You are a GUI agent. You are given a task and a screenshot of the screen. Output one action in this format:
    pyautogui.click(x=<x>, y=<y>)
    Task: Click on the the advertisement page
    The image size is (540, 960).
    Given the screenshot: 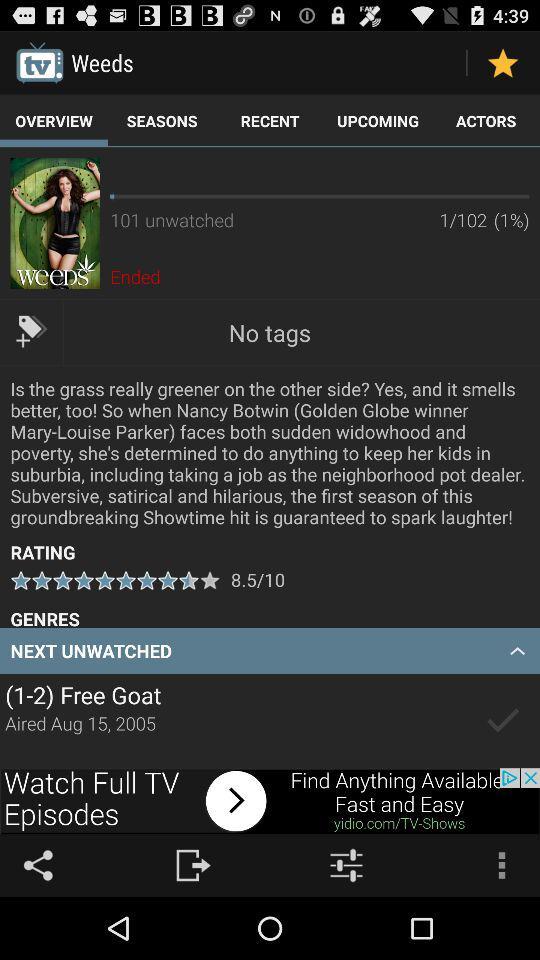 What is the action you would take?
    pyautogui.click(x=270, y=801)
    